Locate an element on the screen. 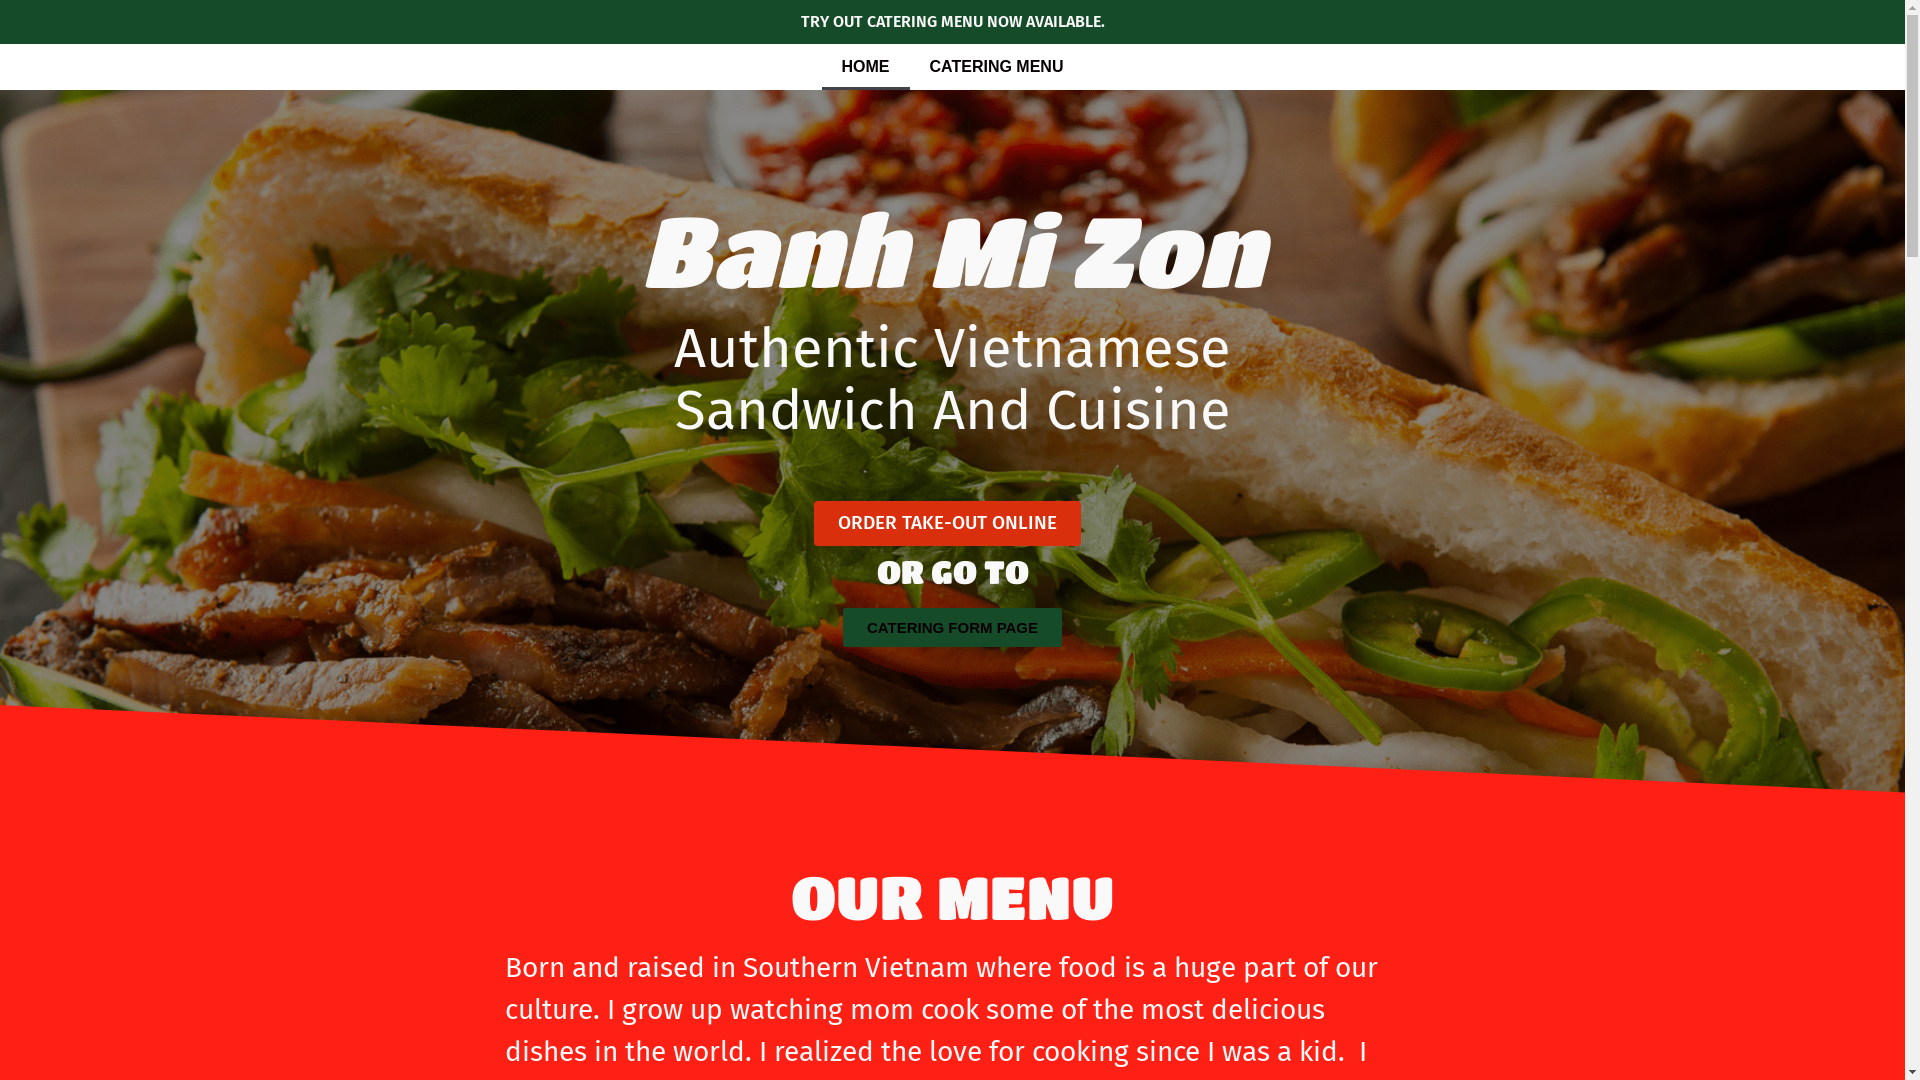 Image resolution: width=1920 pixels, height=1080 pixels. 'HOME' is located at coordinates (865, 65).